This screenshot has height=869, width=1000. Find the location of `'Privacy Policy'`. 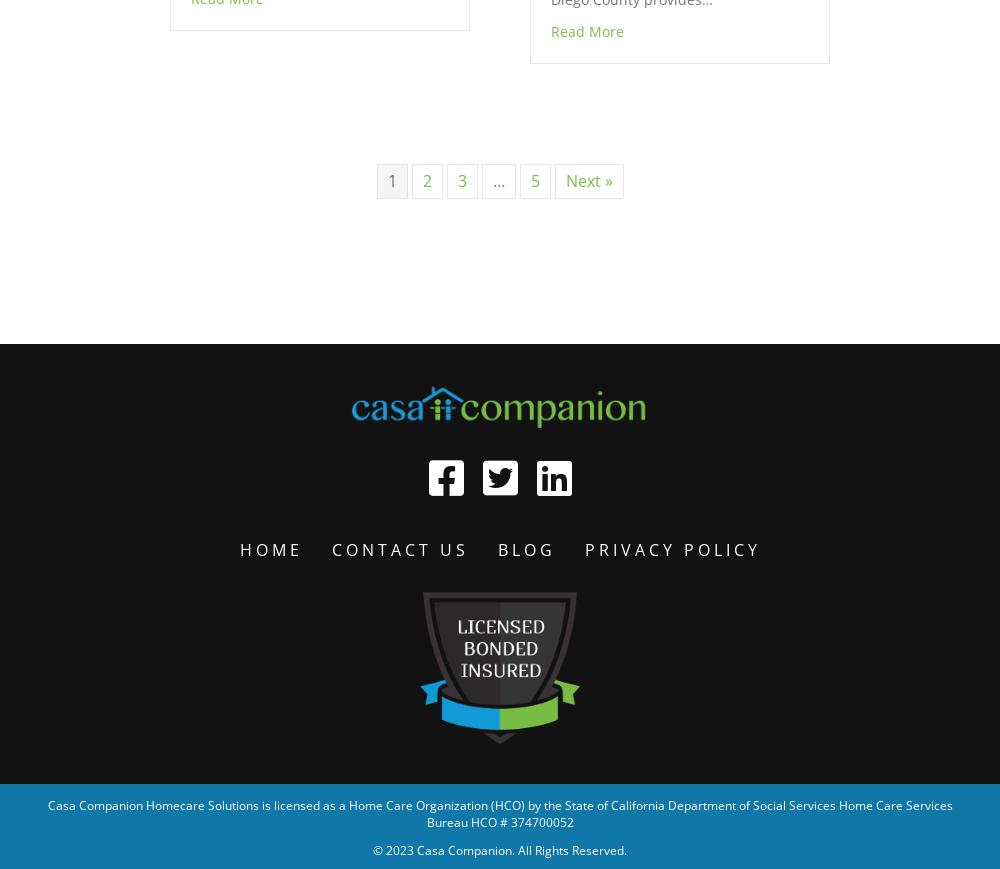

'Privacy Policy' is located at coordinates (583, 549).